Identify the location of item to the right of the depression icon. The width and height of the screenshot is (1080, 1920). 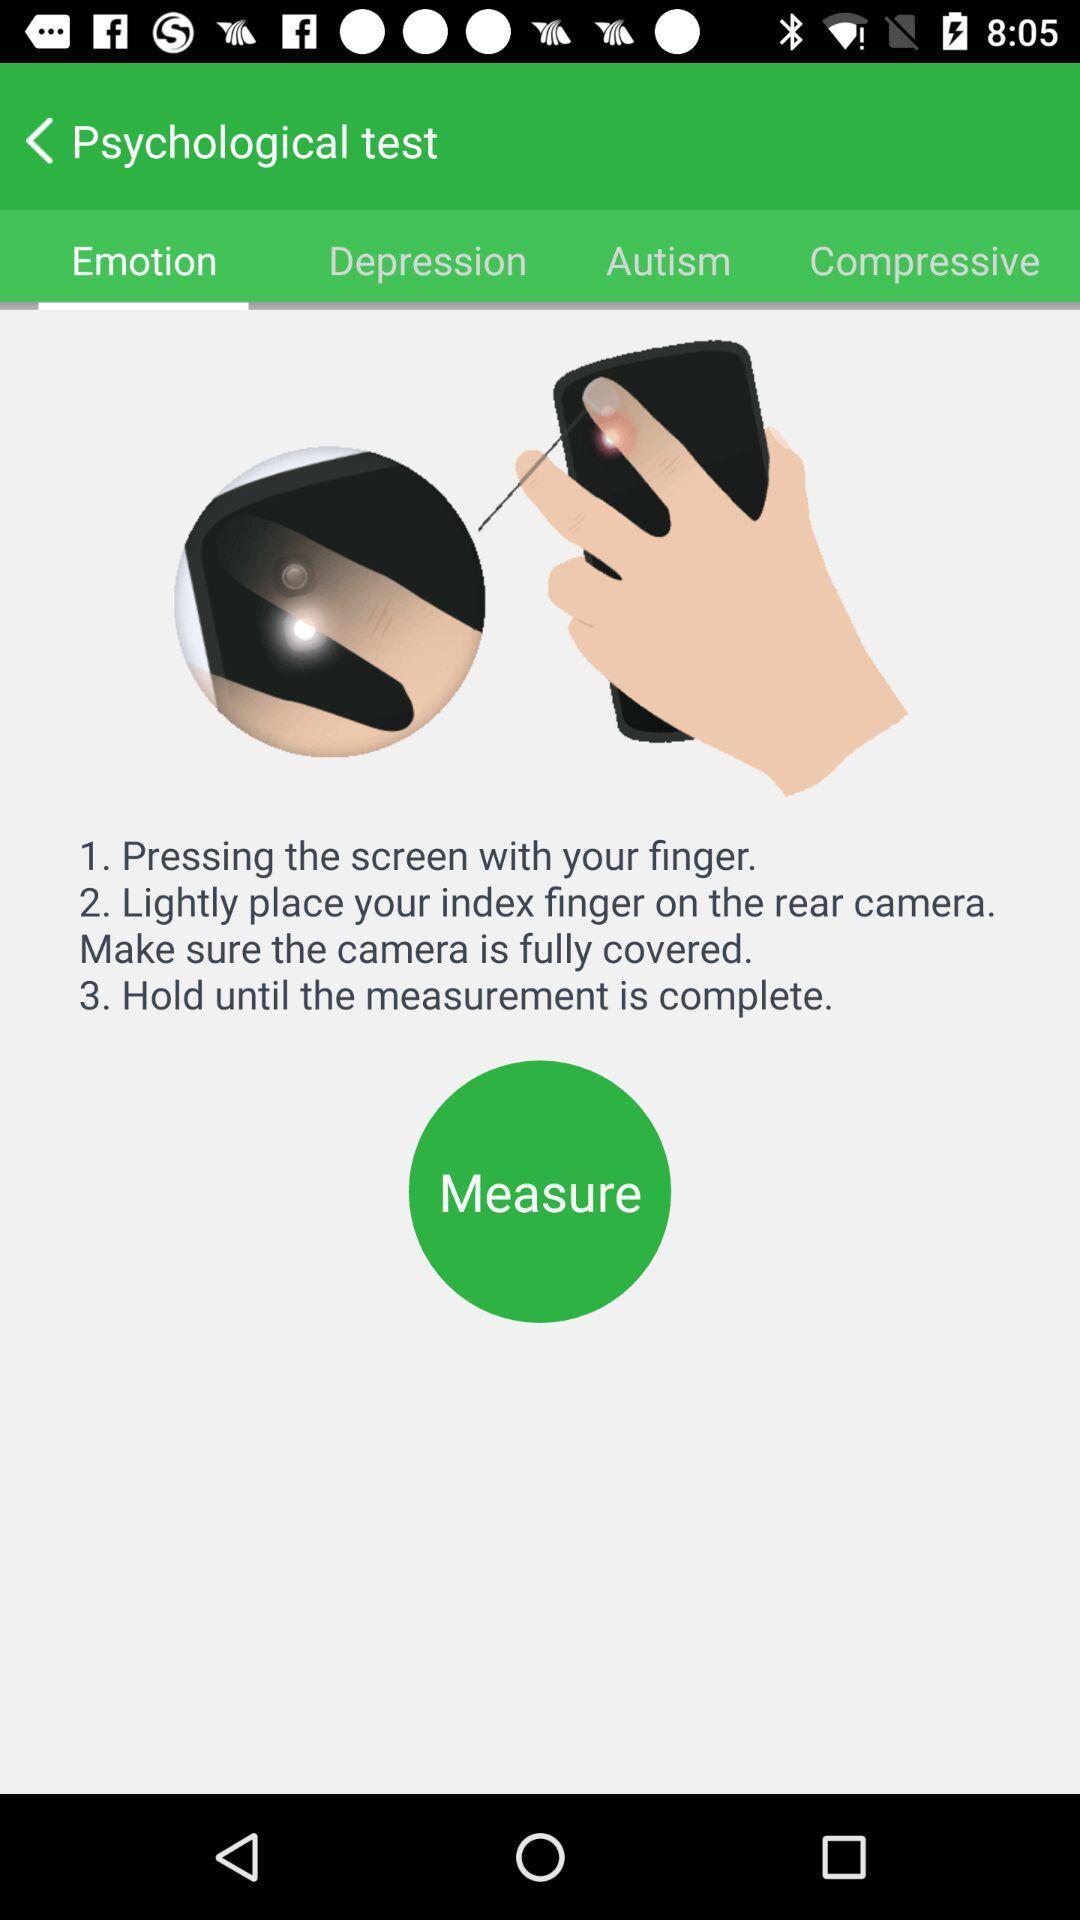
(668, 258).